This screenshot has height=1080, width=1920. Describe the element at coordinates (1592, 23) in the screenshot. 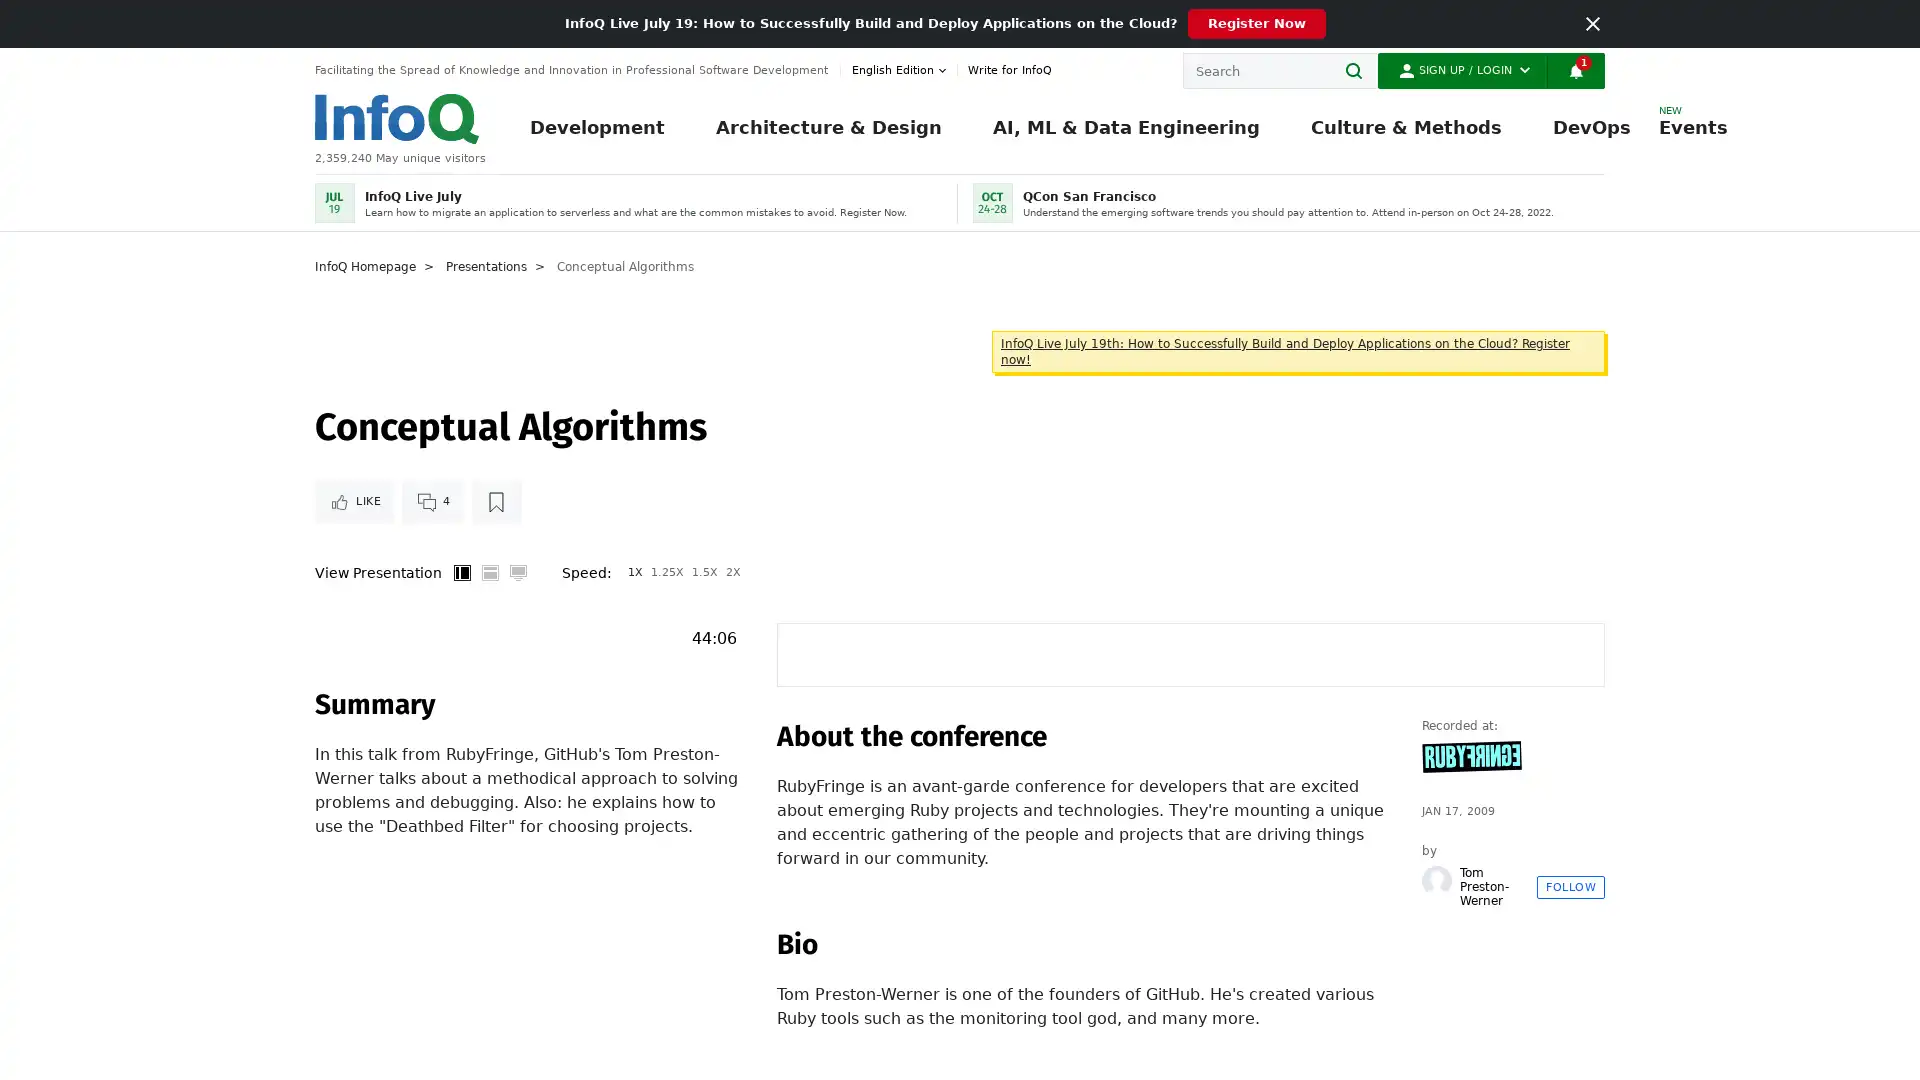

I see `Close` at that location.